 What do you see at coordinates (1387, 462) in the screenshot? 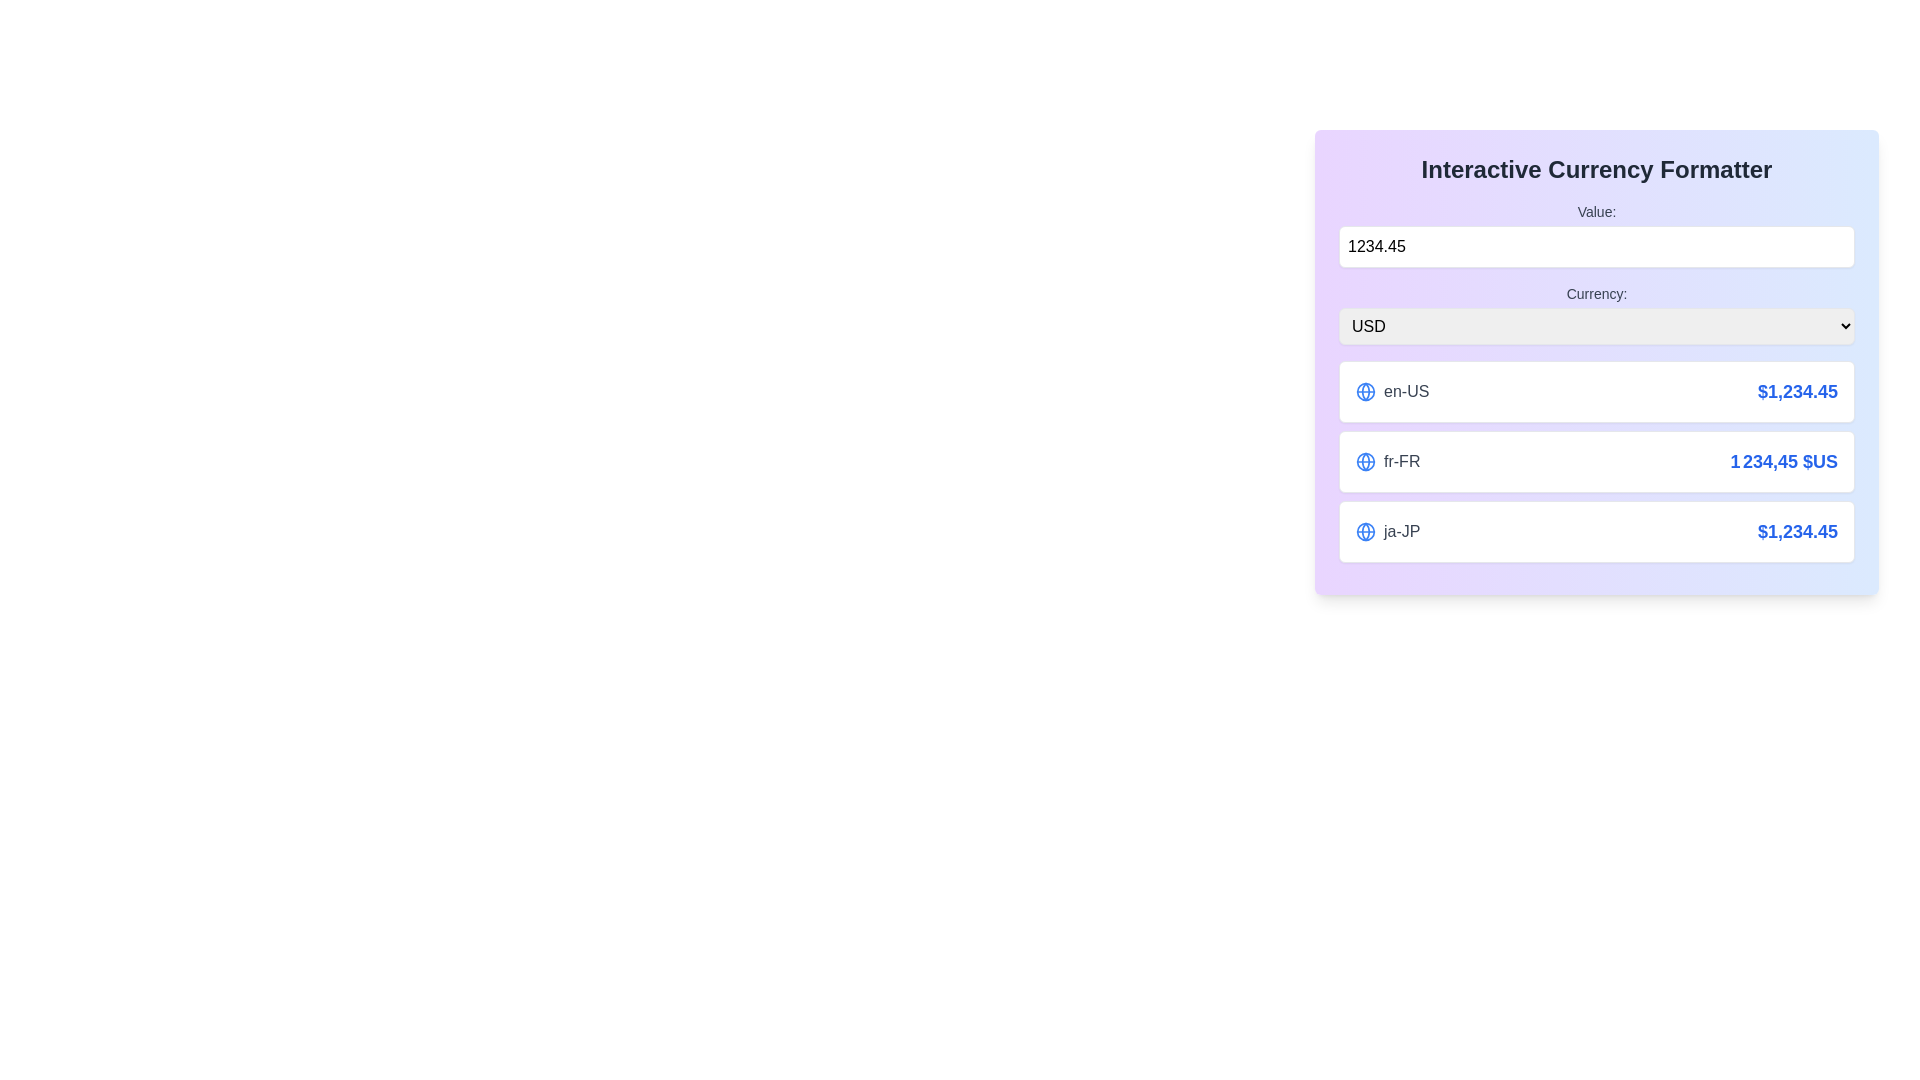
I see `the label 'fr-FR' which is a bold text label with a blue globe icon, located as the second item in a vertical list of currency information` at bounding box center [1387, 462].